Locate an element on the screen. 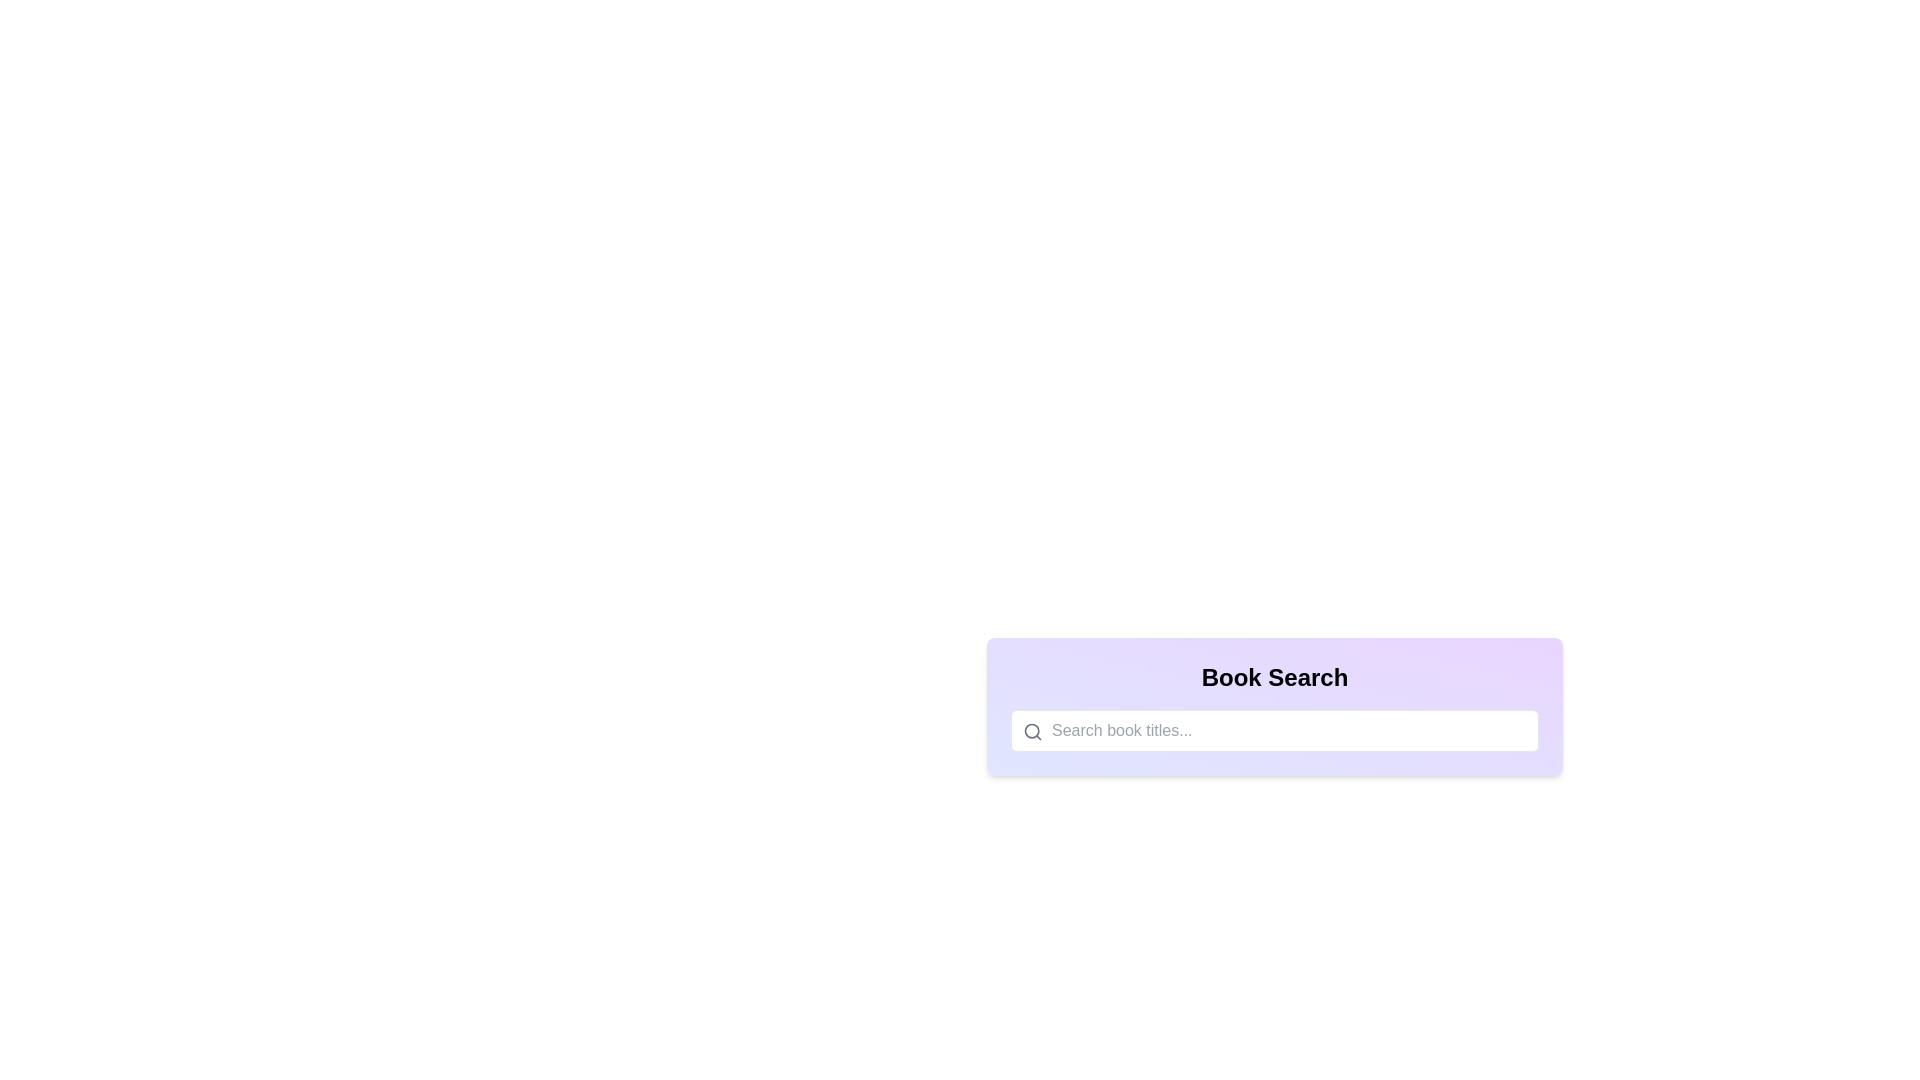 The width and height of the screenshot is (1920, 1080). the SVG circle graphic that is part of the magnifying glass icon within the search field UI component is located at coordinates (1032, 731).